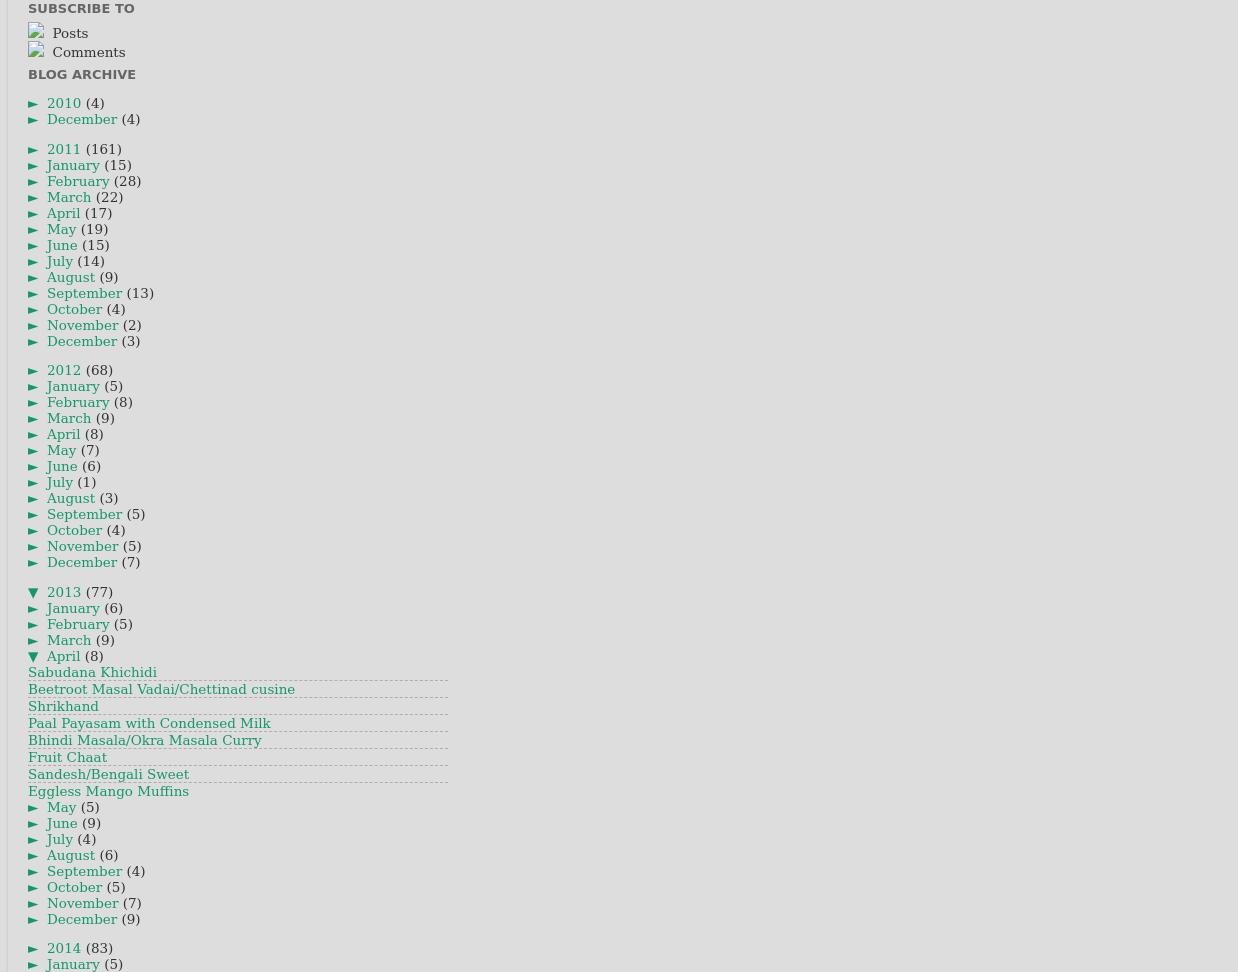 Image resolution: width=1238 pixels, height=972 pixels. I want to click on '2010', so click(45, 102).